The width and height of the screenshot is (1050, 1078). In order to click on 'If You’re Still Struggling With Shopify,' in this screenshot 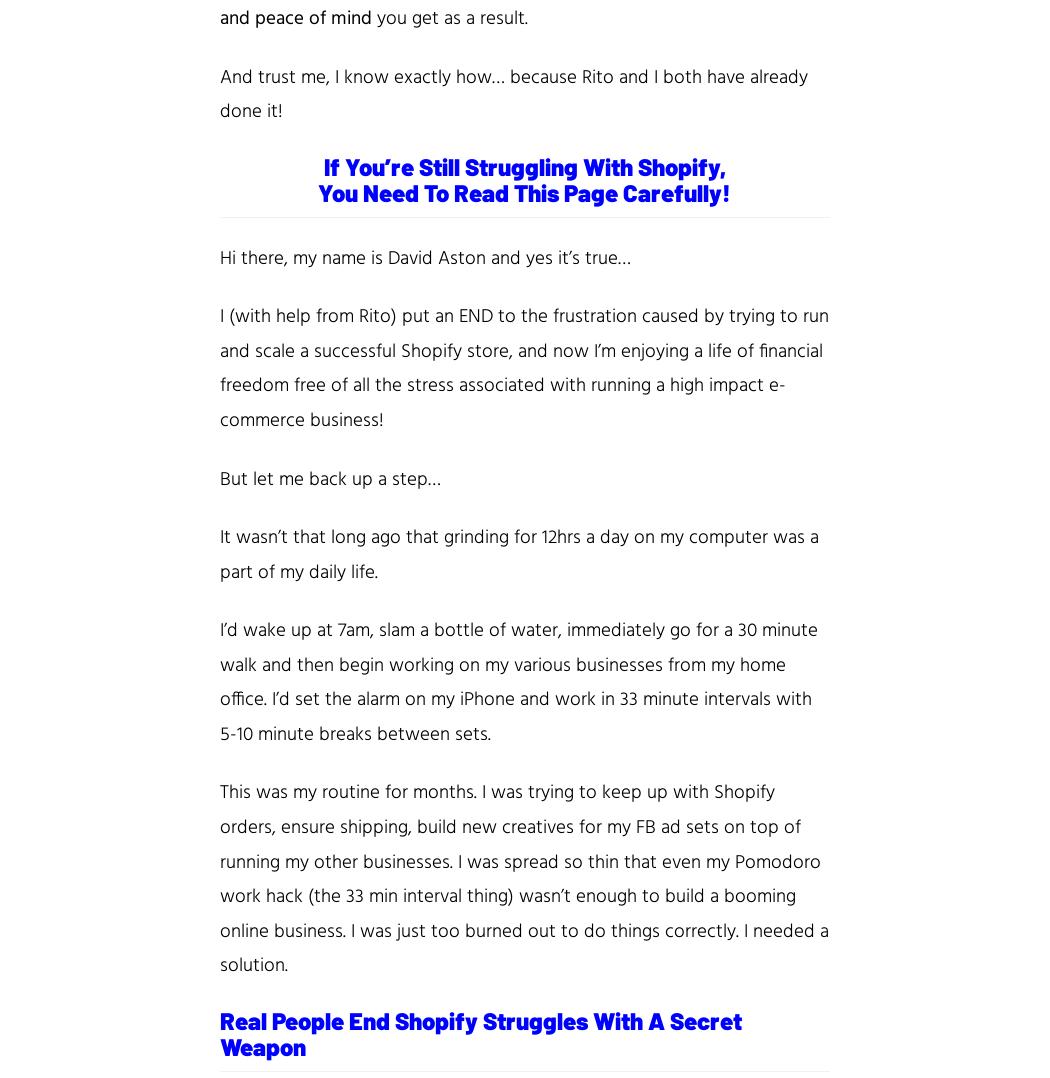, I will do `click(522, 164)`.